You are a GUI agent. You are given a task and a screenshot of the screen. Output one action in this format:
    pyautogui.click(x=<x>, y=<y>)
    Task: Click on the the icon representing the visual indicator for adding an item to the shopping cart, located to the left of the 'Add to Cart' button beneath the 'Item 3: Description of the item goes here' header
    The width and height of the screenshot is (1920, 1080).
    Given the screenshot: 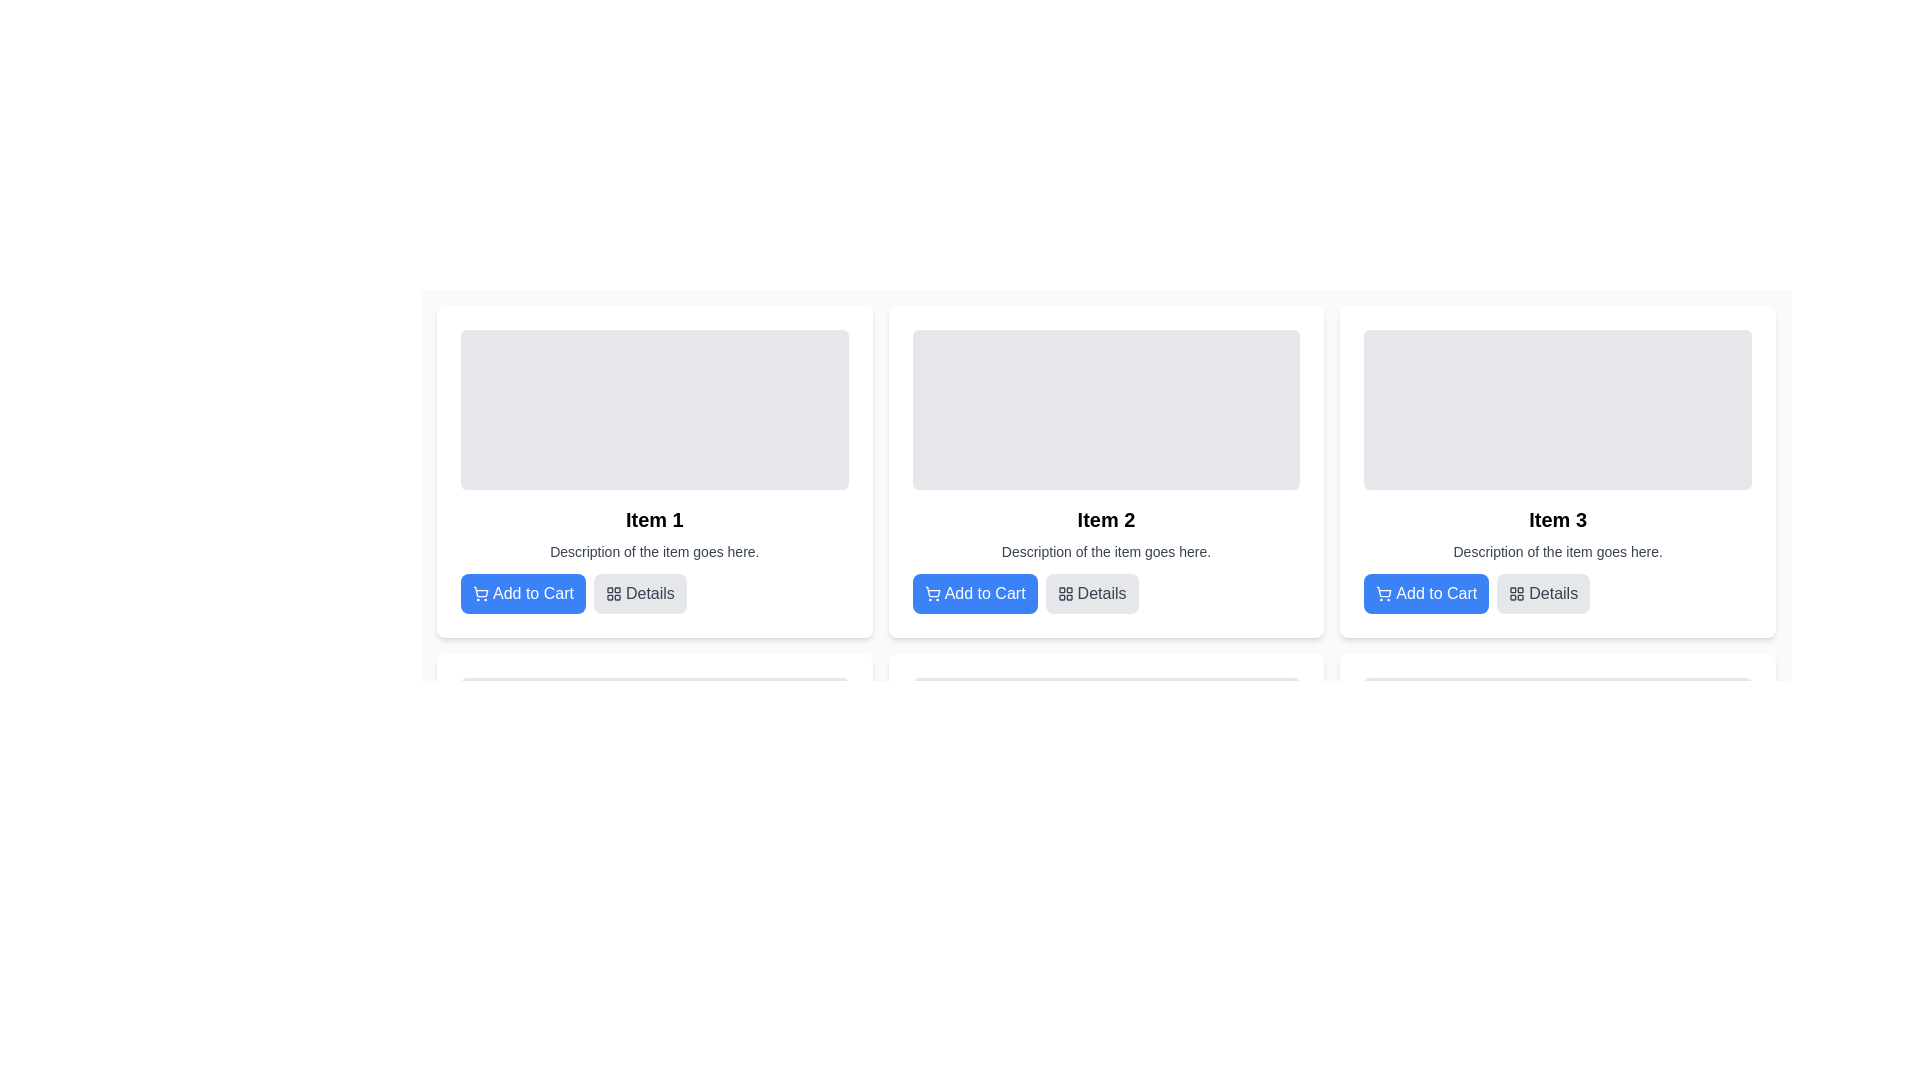 What is the action you would take?
    pyautogui.click(x=1383, y=593)
    